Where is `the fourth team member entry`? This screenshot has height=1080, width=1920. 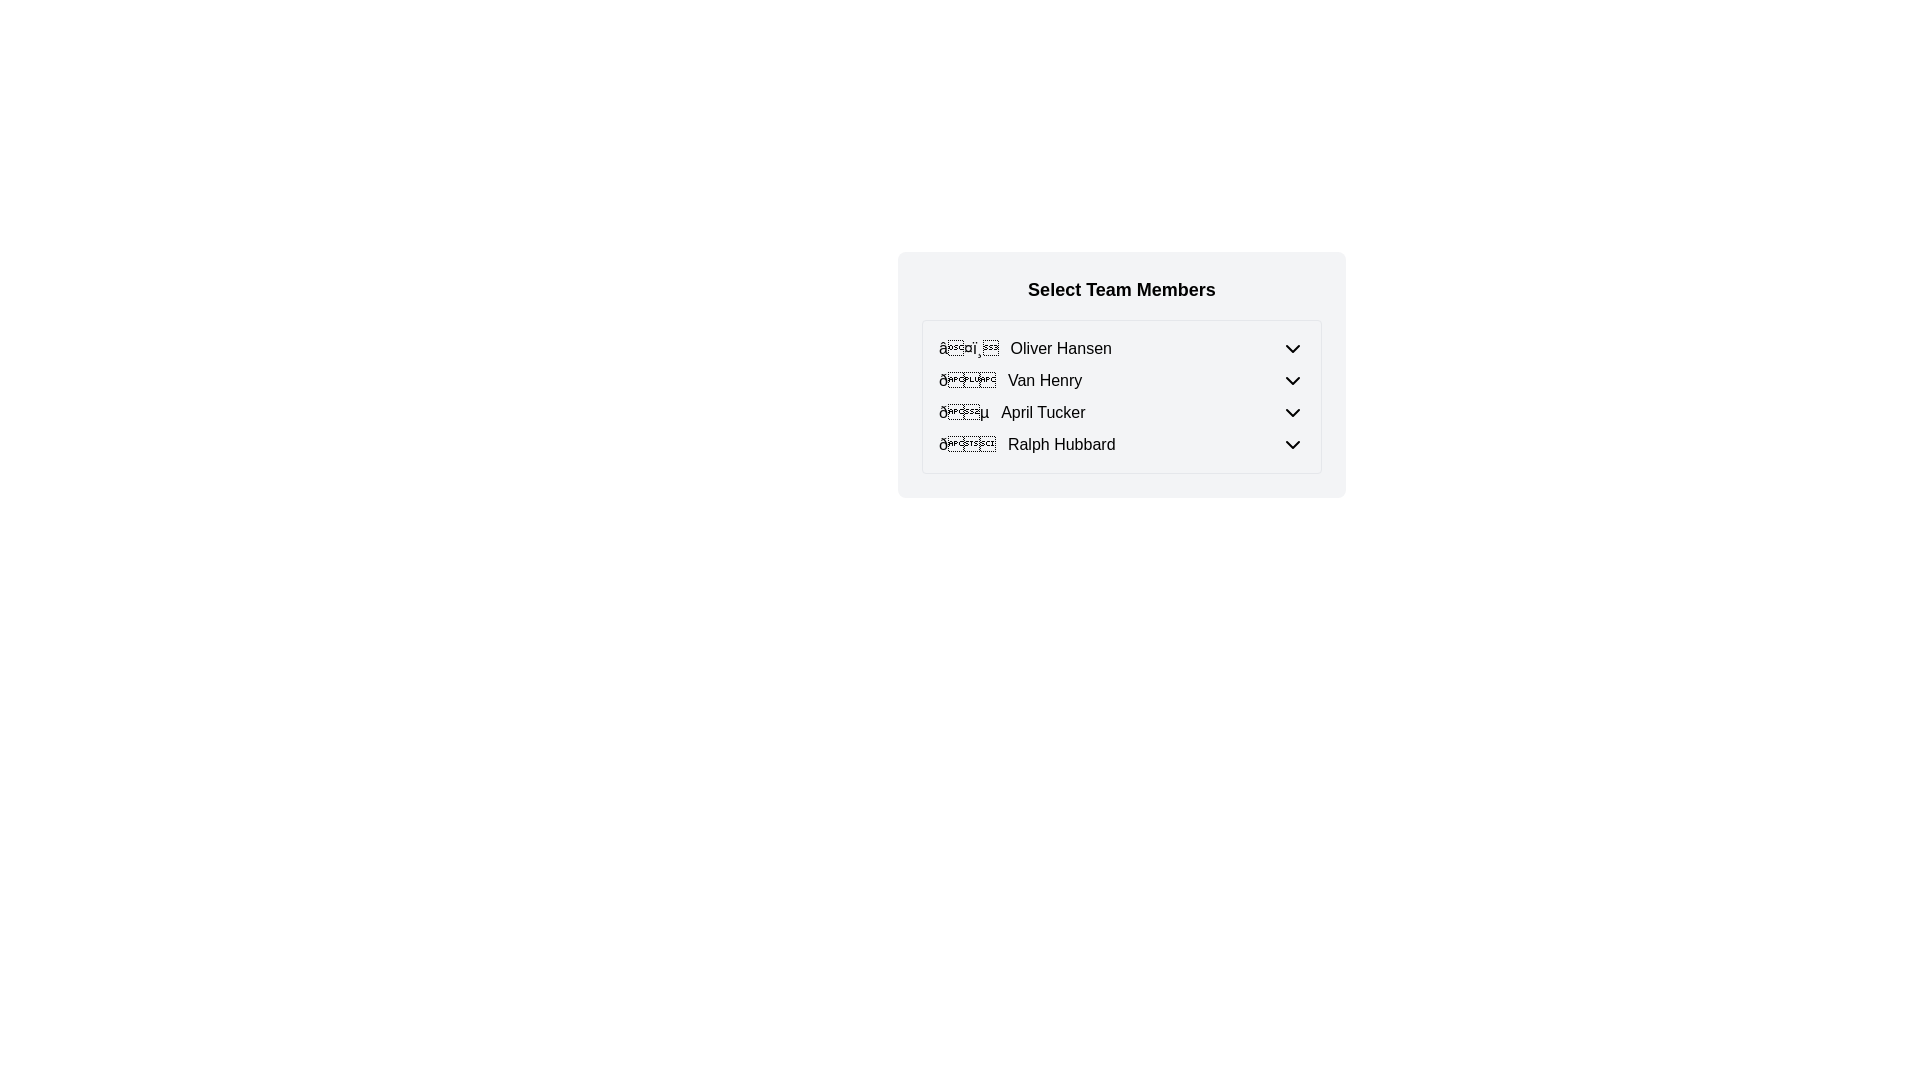
the fourth team member entry is located at coordinates (1027, 443).